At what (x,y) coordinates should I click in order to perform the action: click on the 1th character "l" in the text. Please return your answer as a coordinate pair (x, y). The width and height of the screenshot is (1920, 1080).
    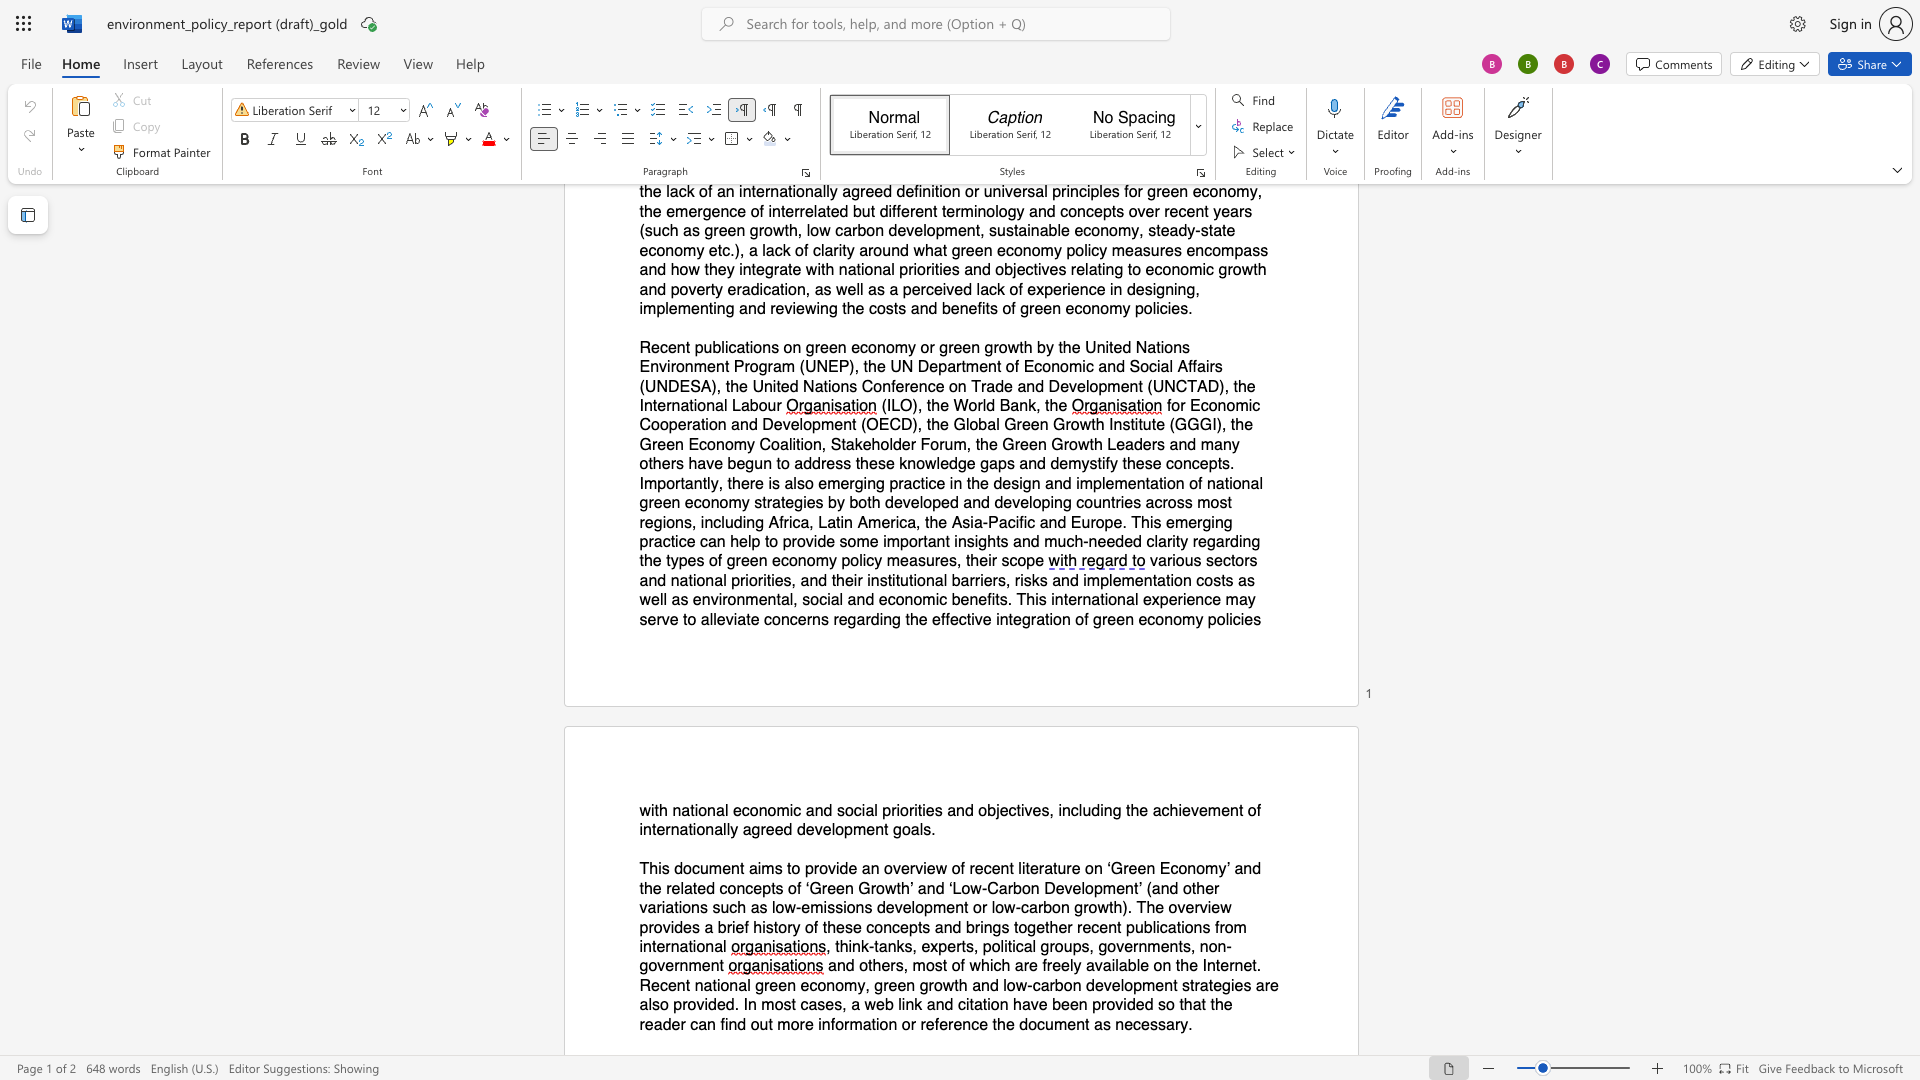
    Looking at the image, I should click on (1020, 868).